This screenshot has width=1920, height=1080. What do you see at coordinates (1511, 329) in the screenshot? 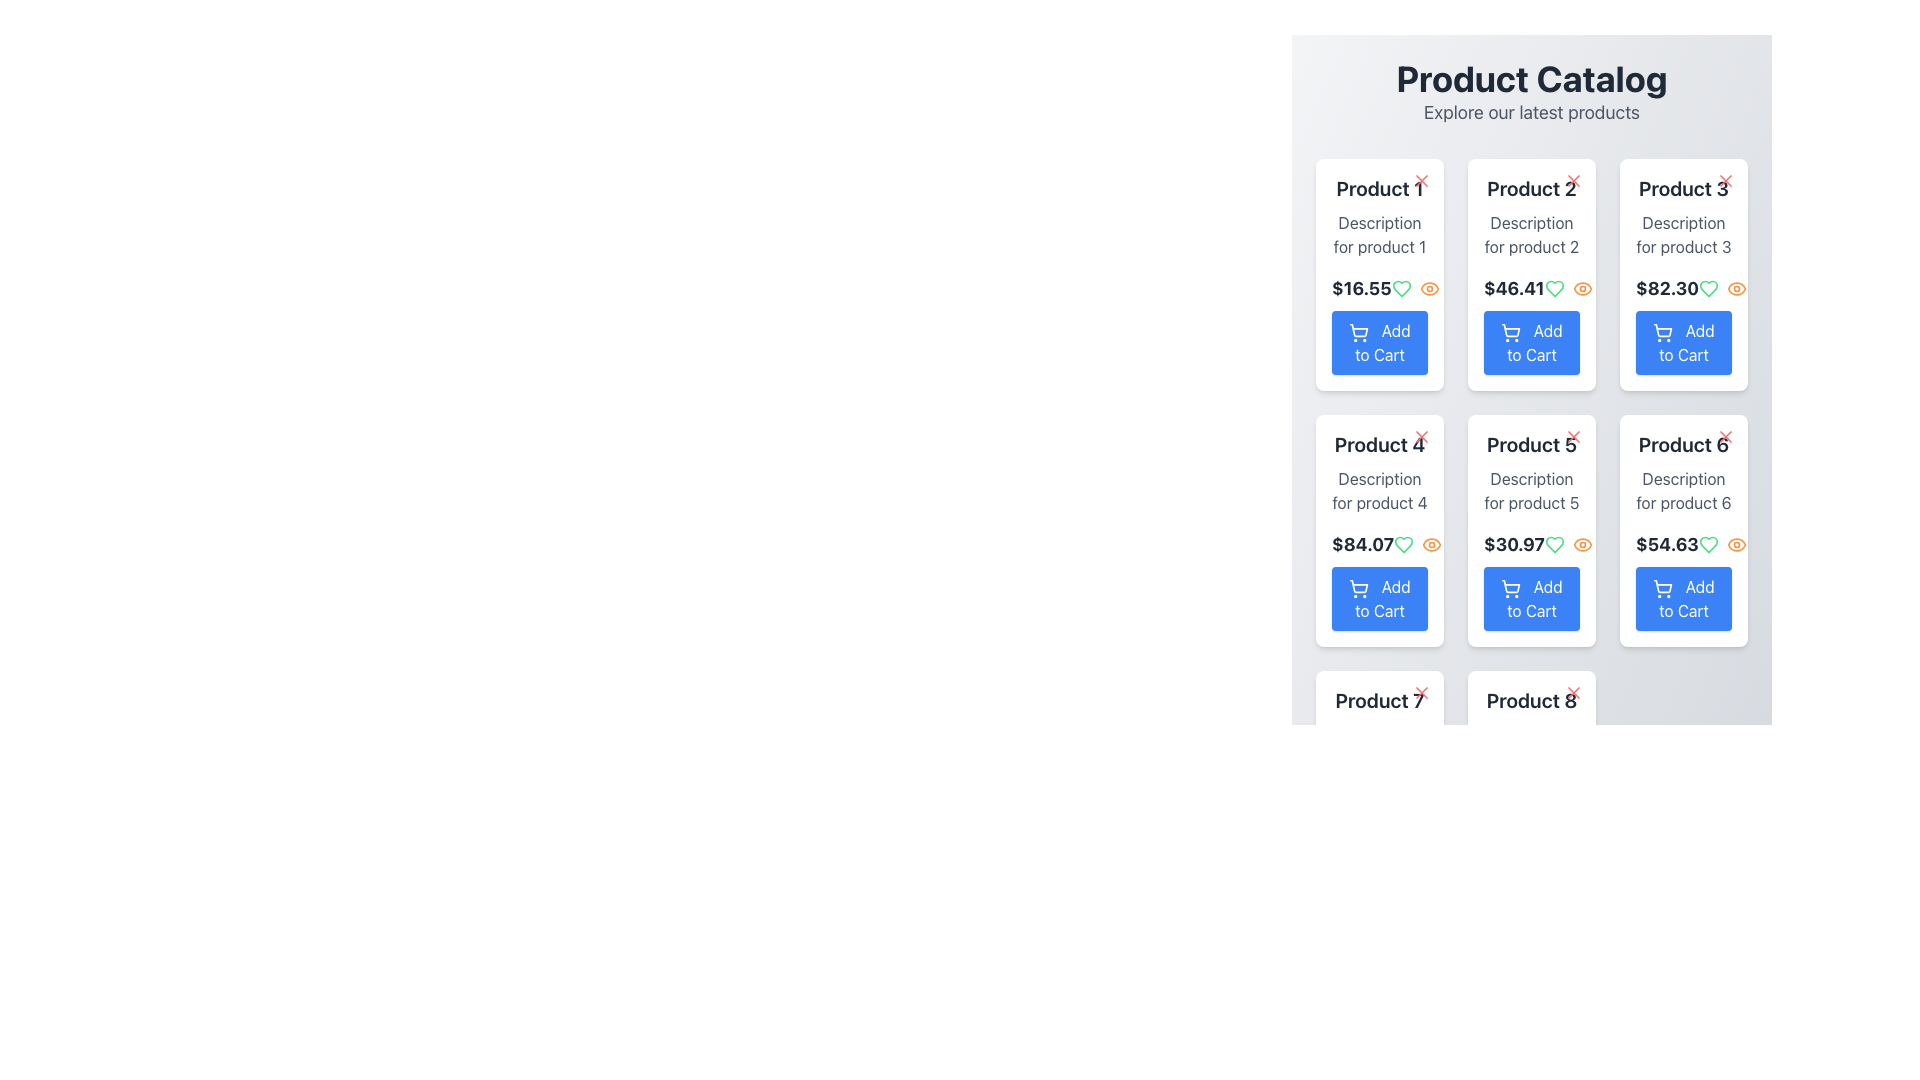
I see `the shopping cart icon located within the 'Add to Cart' button for 'Product 2' in the grid of products` at bounding box center [1511, 329].